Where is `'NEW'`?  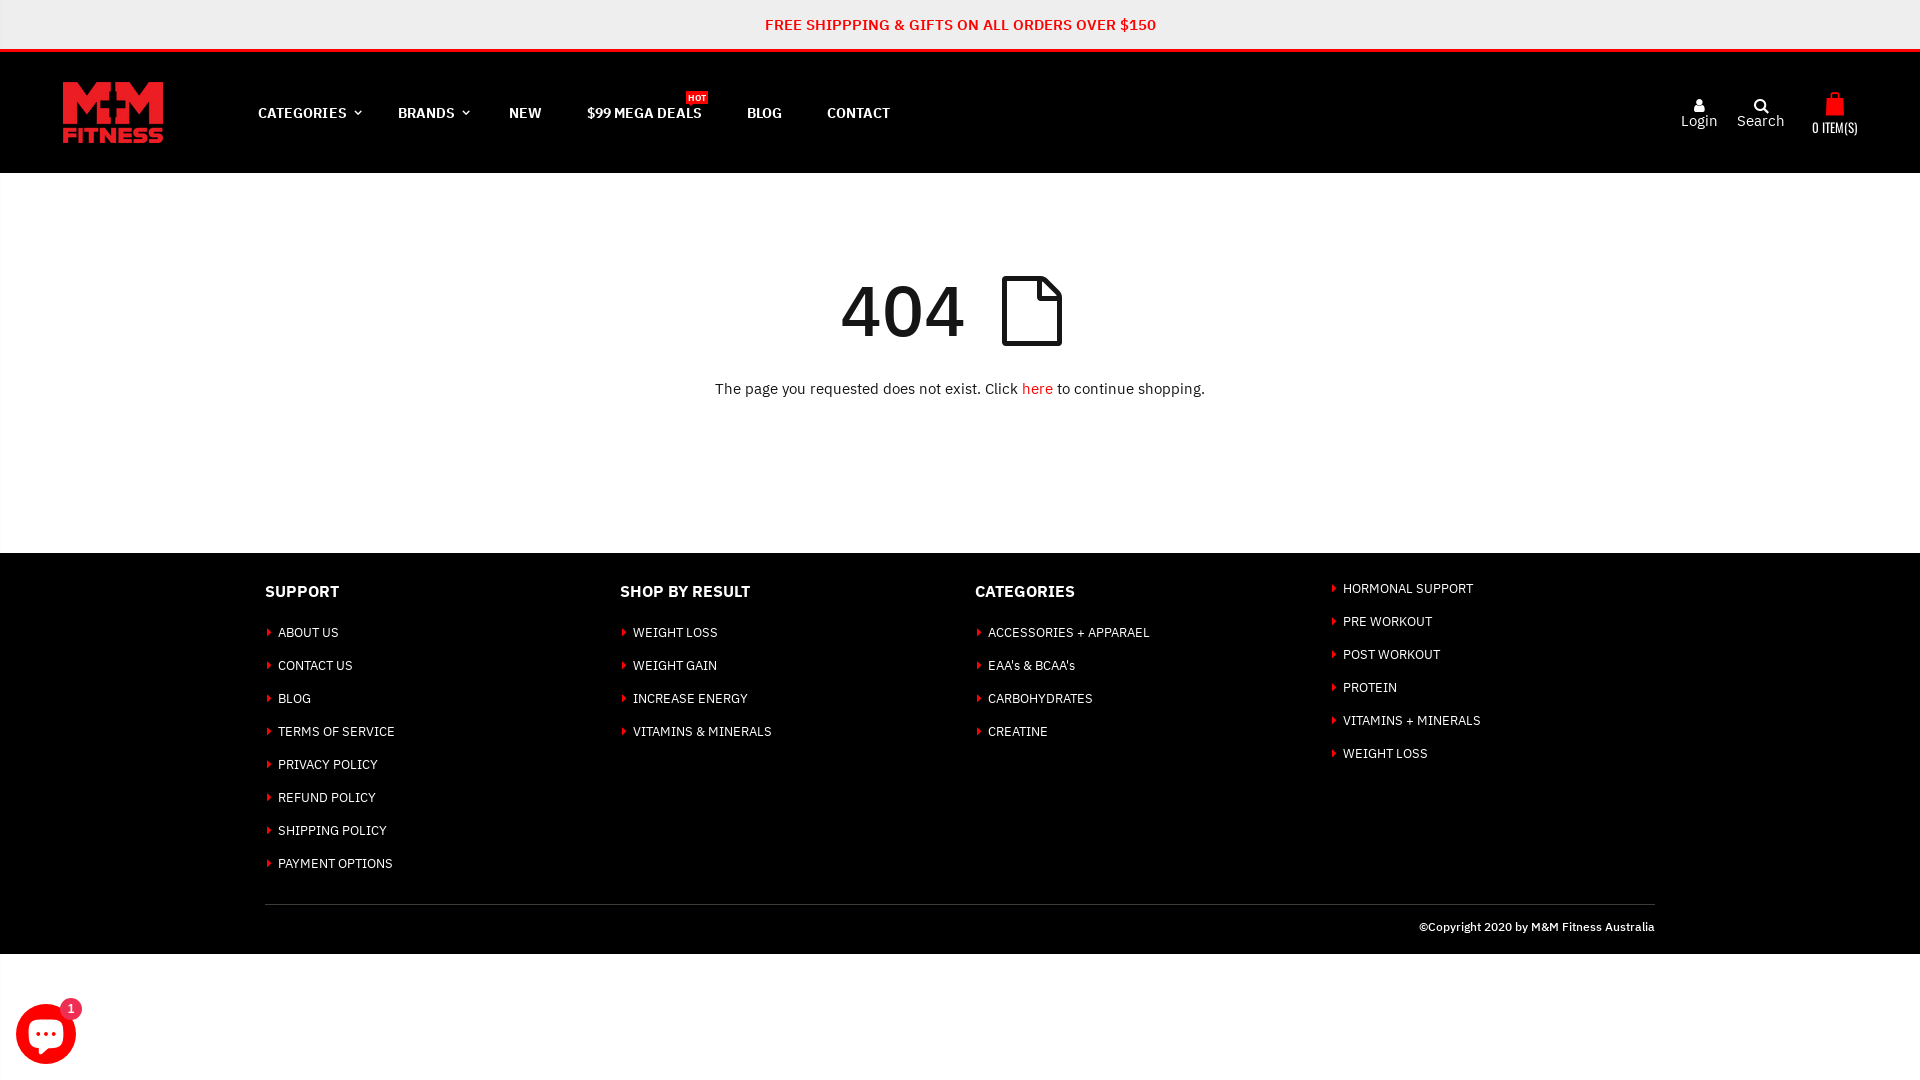
'NEW' is located at coordinates (525, 111).